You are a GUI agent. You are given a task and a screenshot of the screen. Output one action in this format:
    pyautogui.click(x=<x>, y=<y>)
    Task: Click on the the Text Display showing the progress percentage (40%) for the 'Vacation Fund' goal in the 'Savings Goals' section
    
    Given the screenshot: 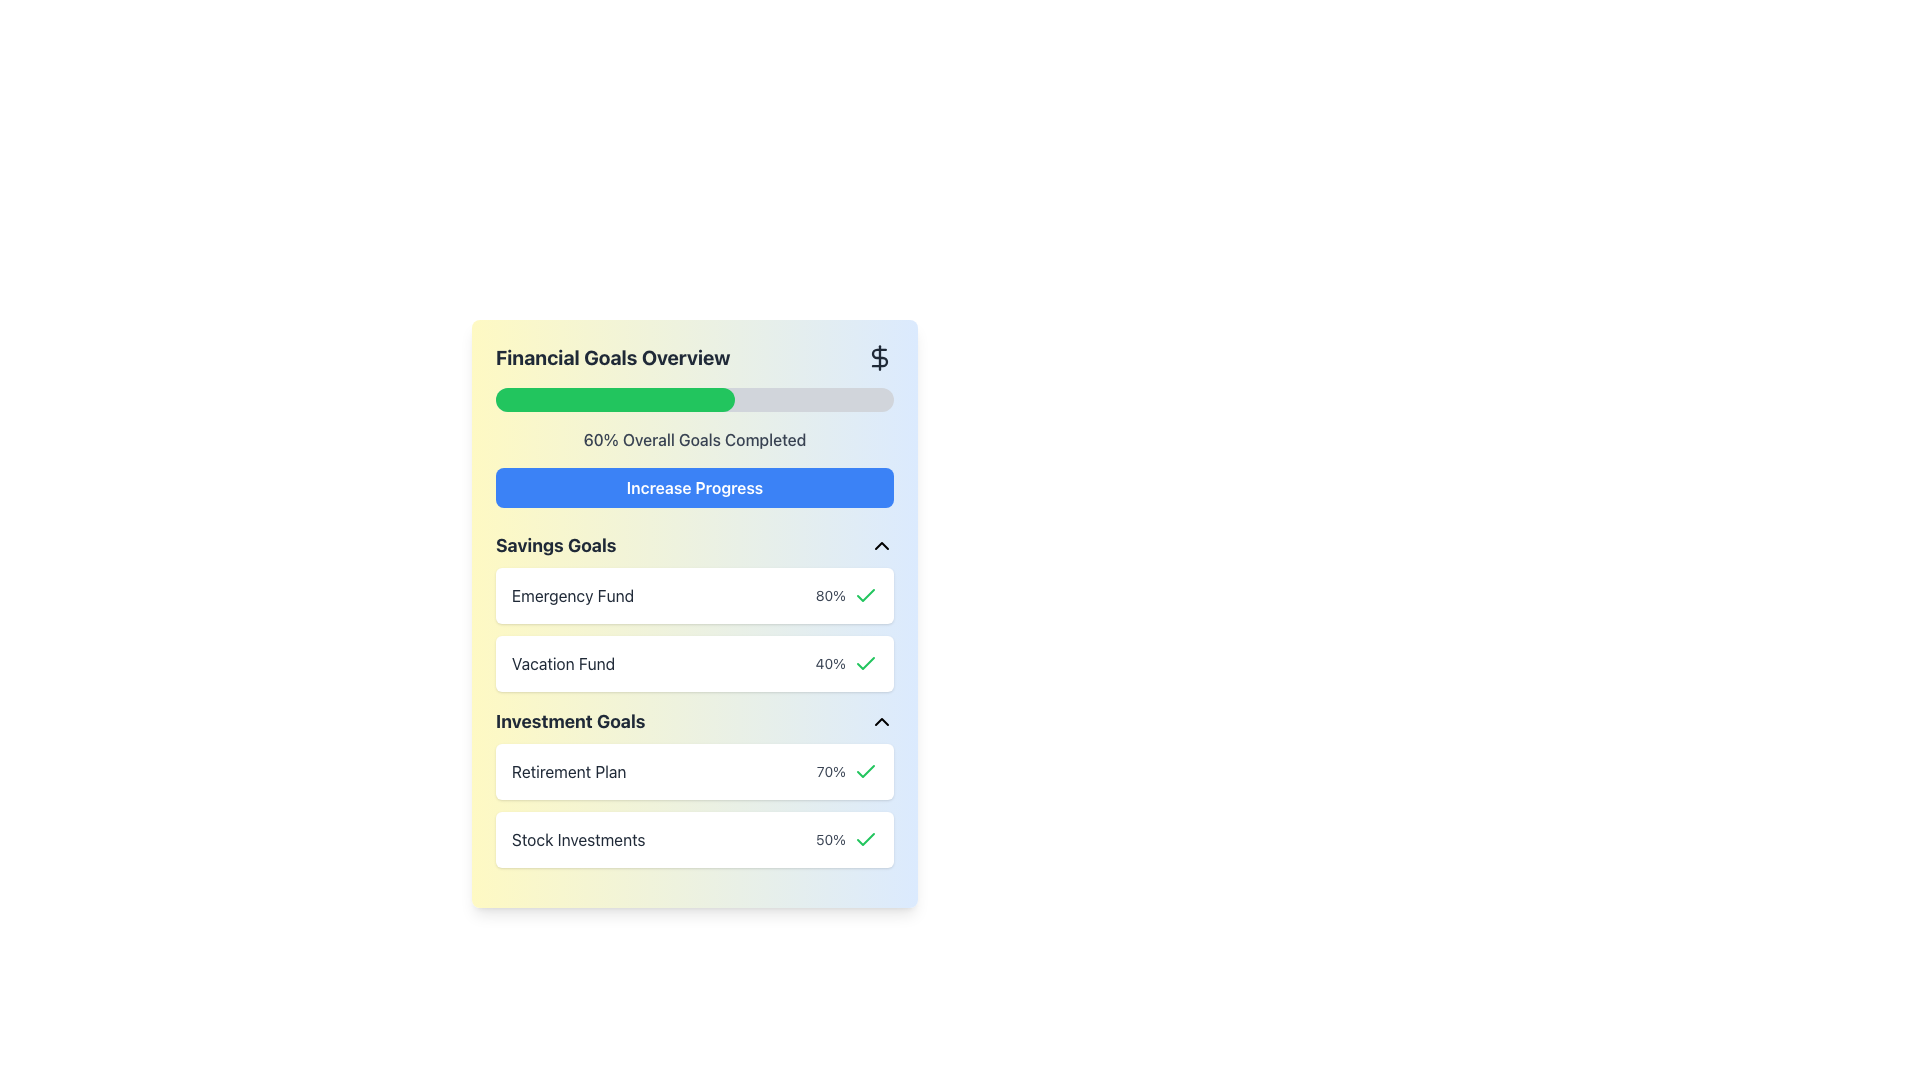 What is the action you would take?
    pyautogui.click(x=846, y=663)
    